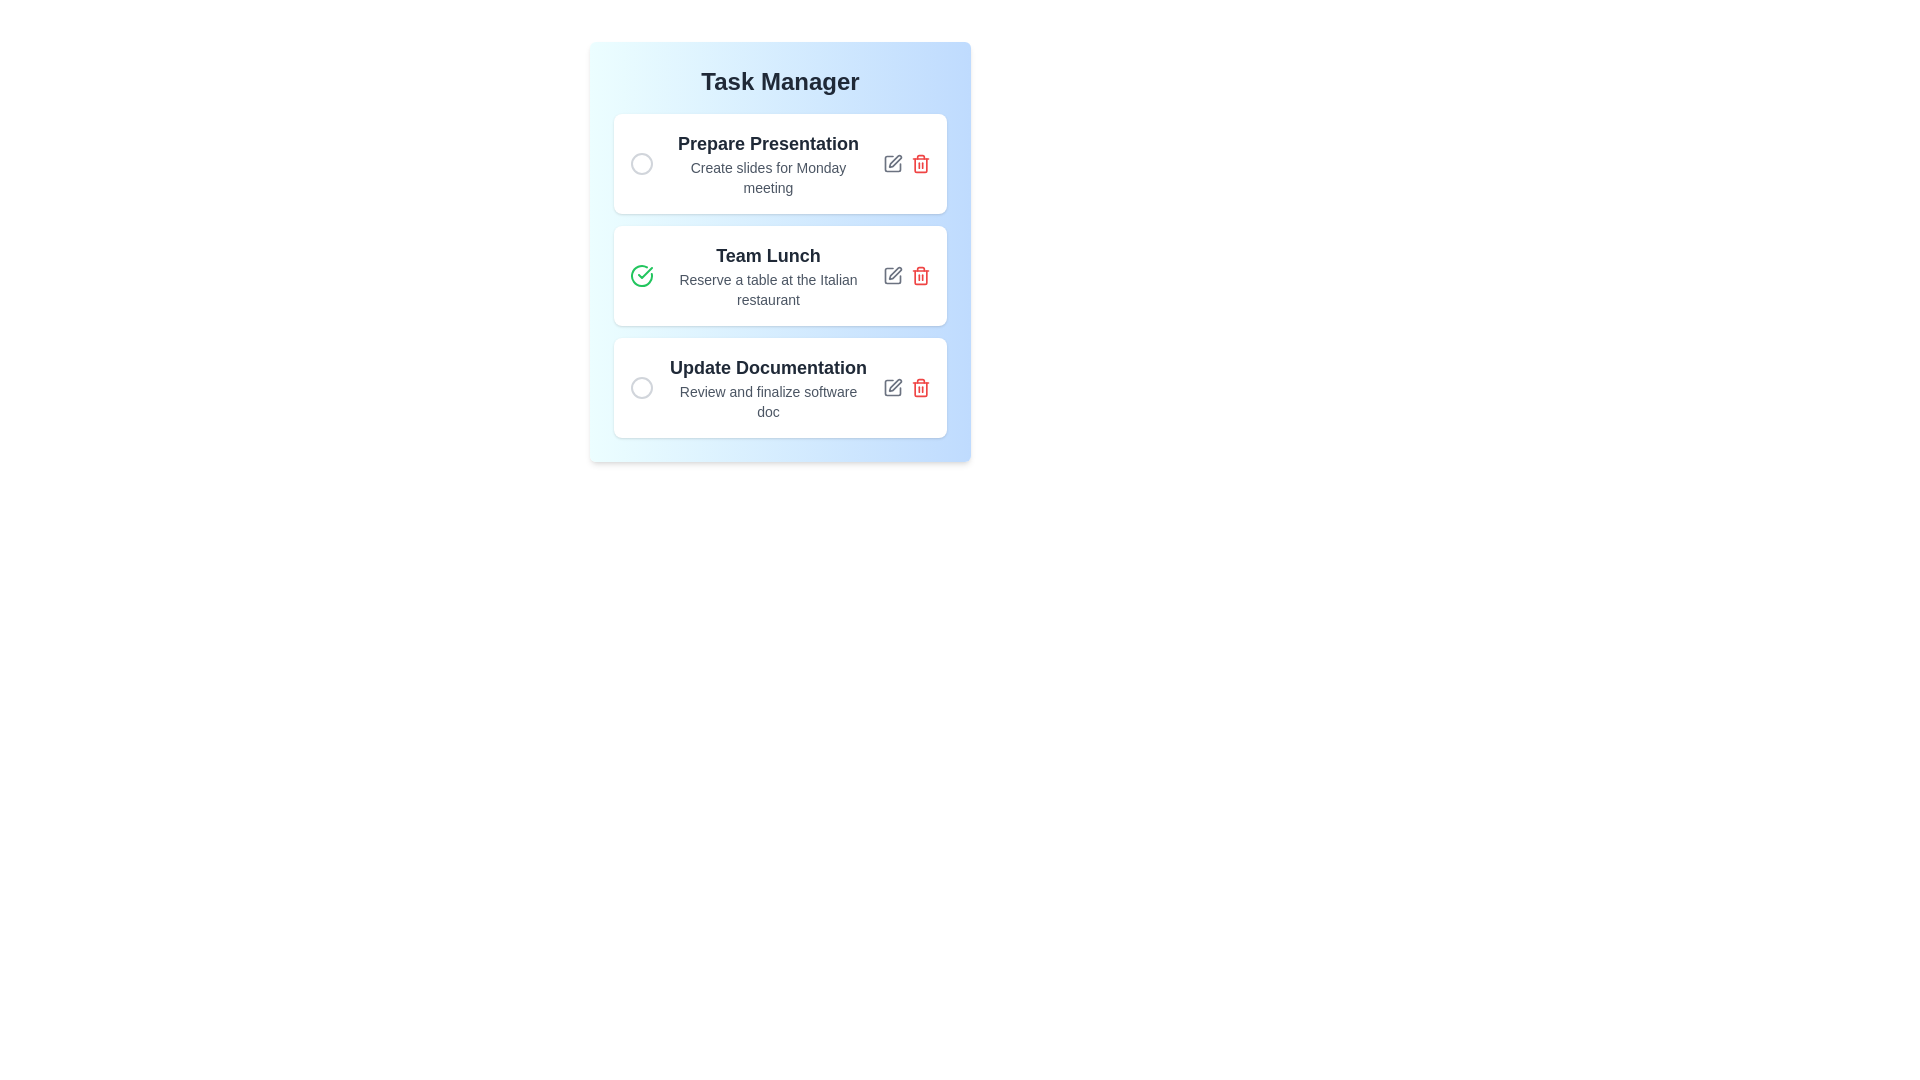  I want to click on the information of the task titled Update Documentation, so click(767, 388).